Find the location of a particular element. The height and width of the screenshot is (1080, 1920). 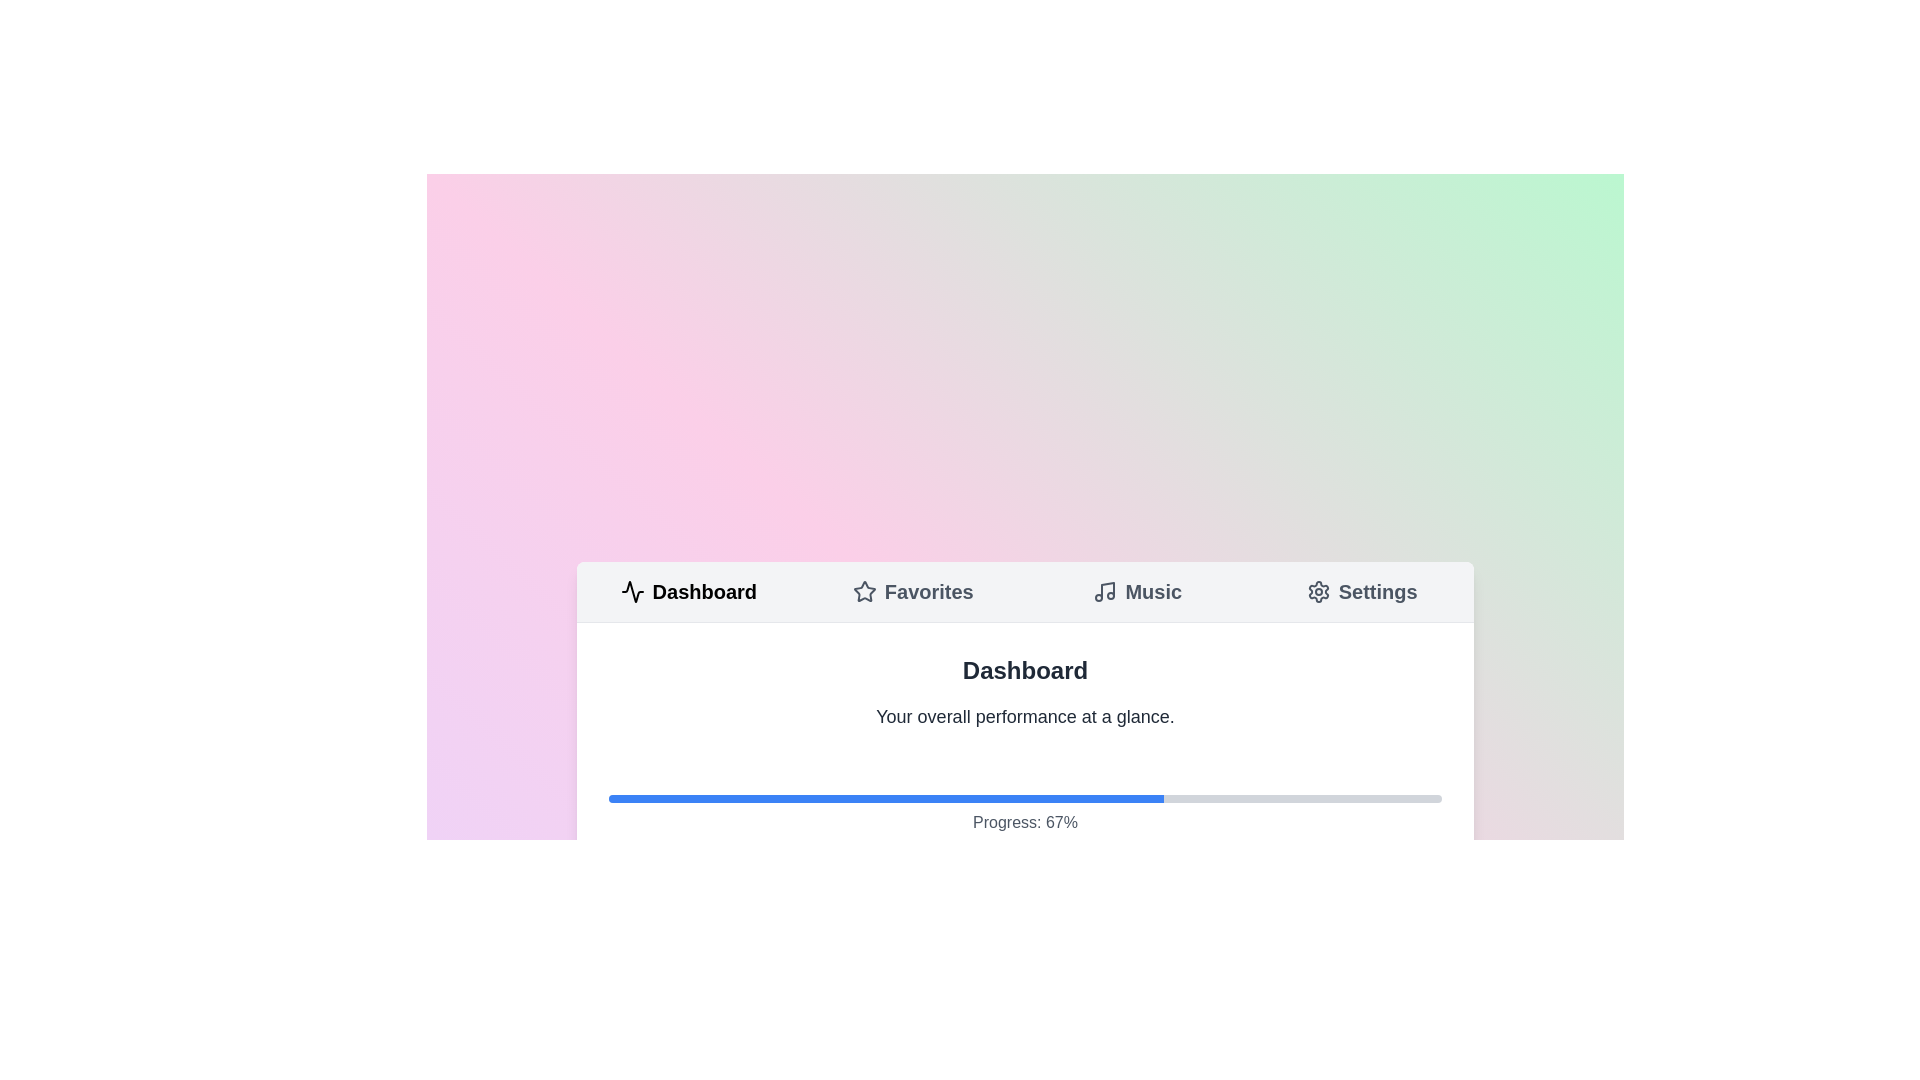

the tab button for Favorites to observe its state change is located at coordinates (912, 590).